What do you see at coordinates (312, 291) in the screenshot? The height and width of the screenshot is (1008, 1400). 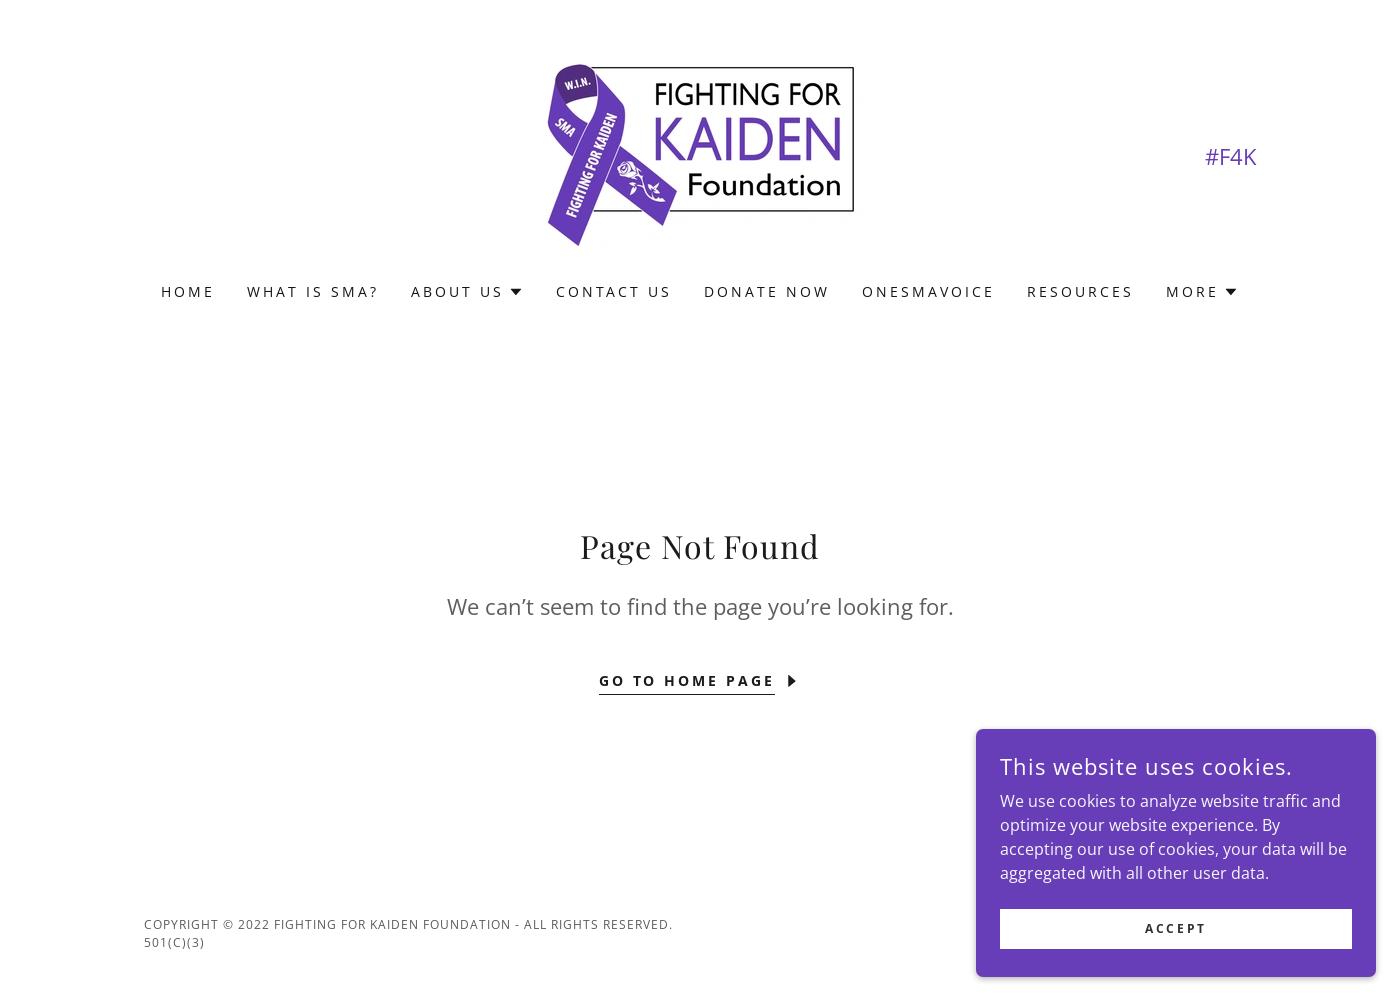 I see `'What is SMA?'` at bounding box center [312, 291].